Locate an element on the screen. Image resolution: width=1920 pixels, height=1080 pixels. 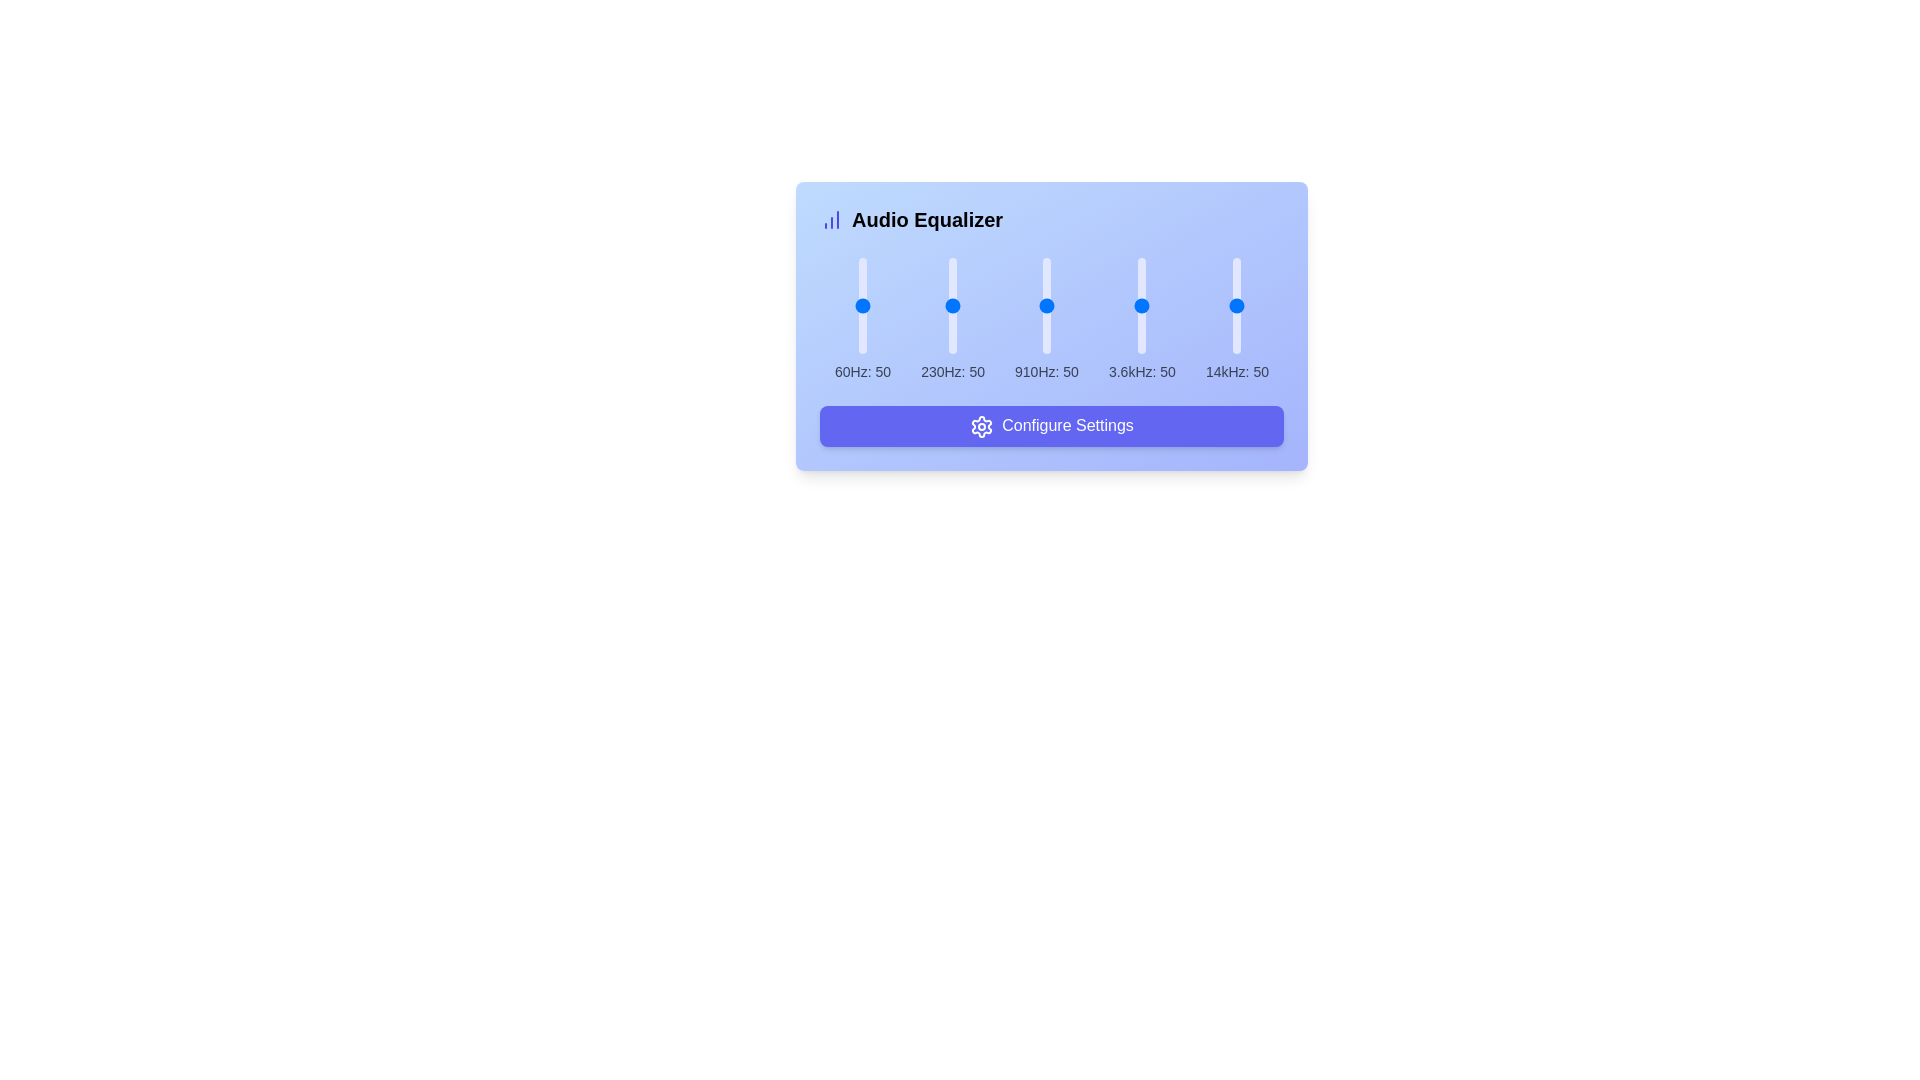
the 230Hz slider value is located at coordinates (952, 334).